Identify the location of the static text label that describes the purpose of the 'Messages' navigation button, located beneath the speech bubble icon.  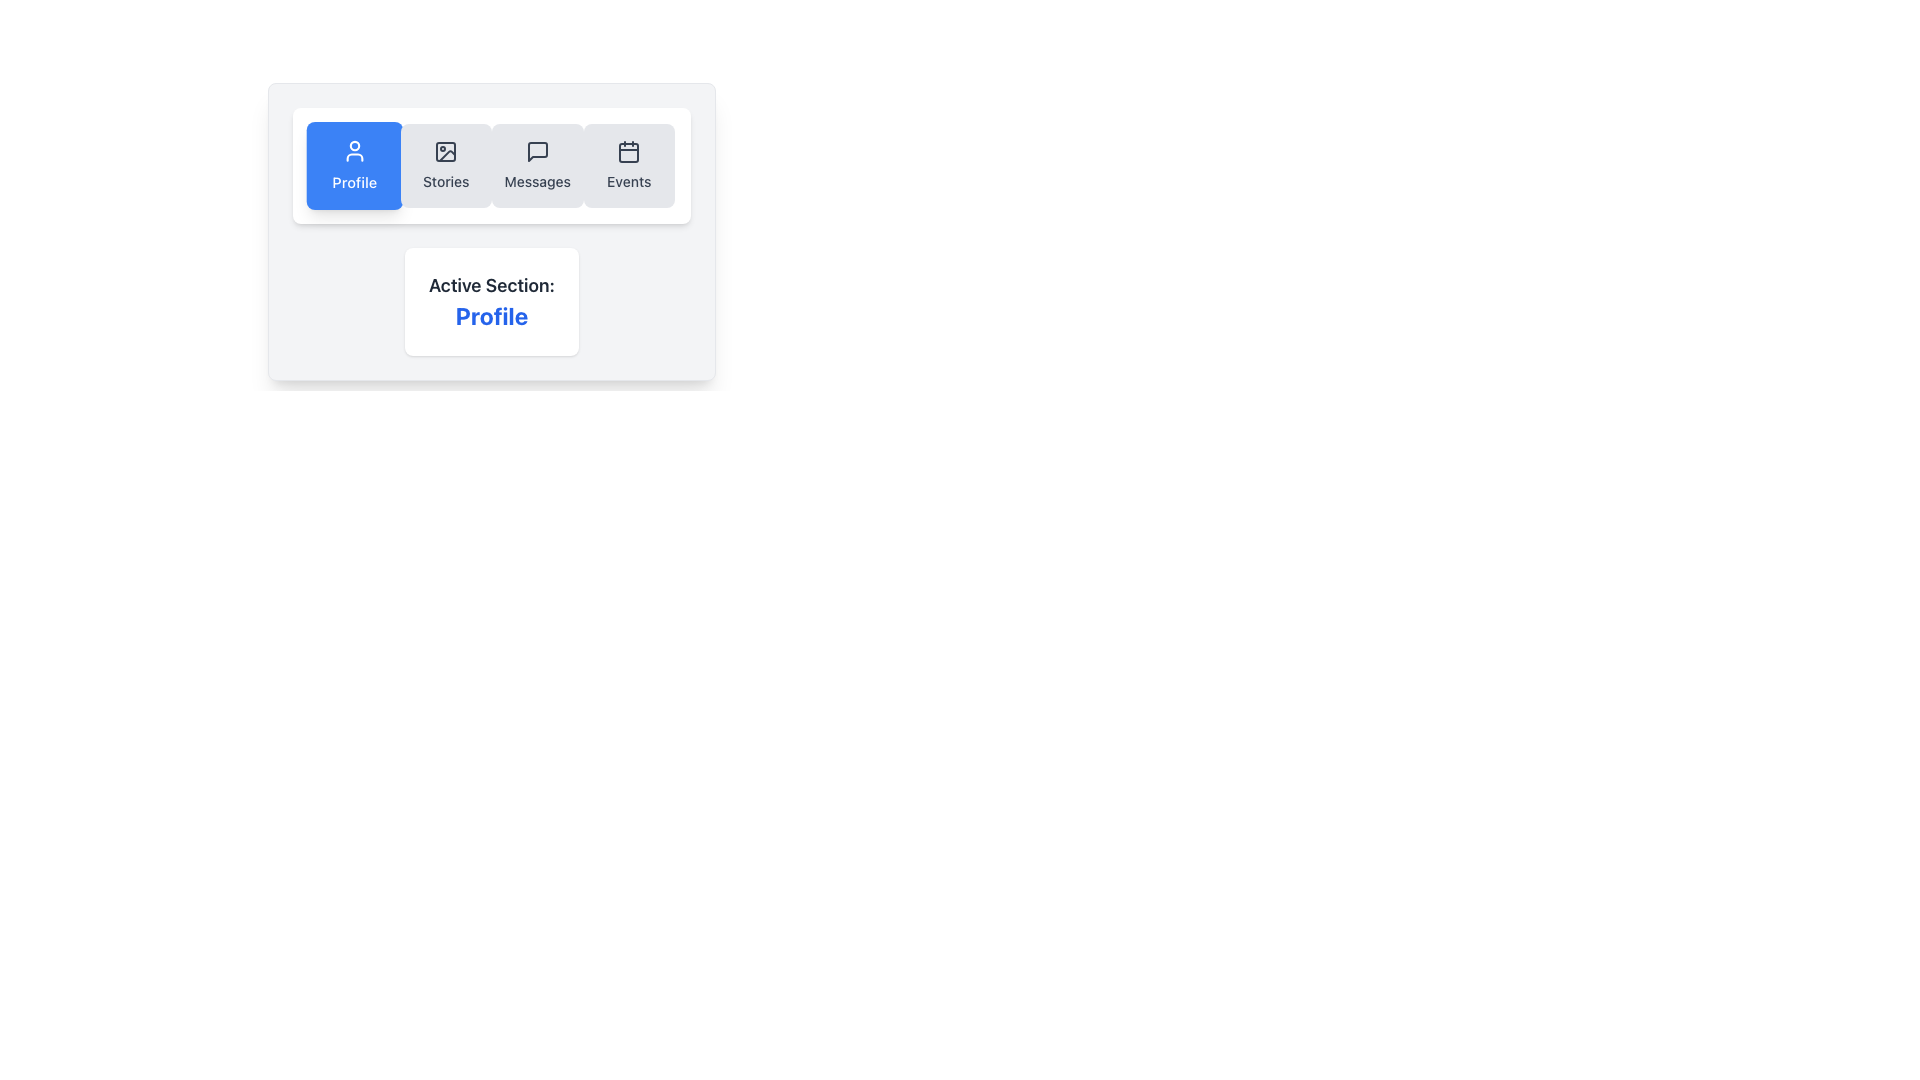
(537, 181).